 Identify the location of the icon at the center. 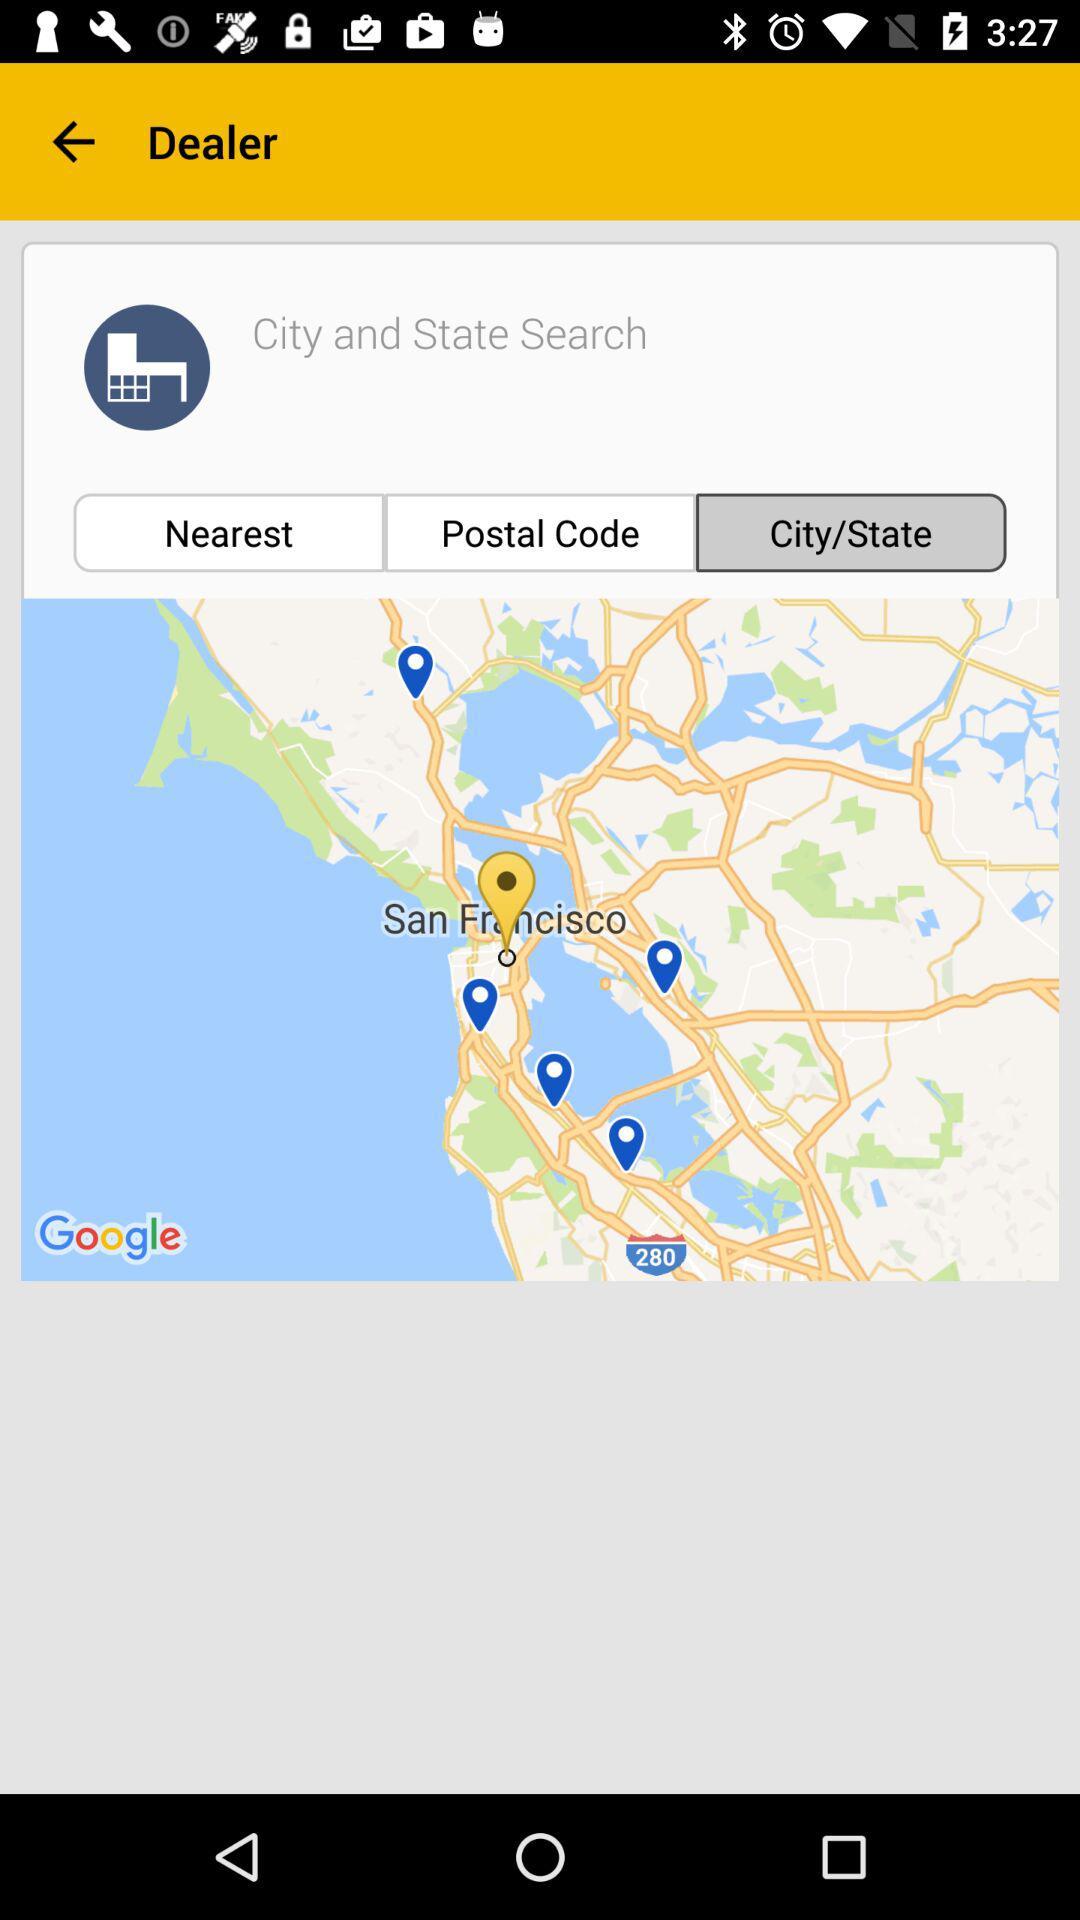
(540, 938).